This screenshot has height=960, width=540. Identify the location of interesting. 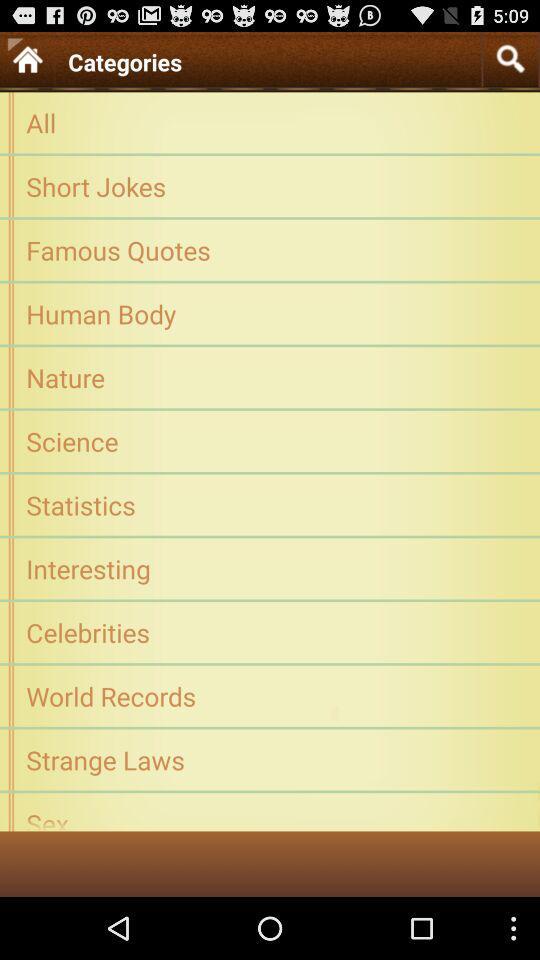
(270, 568).